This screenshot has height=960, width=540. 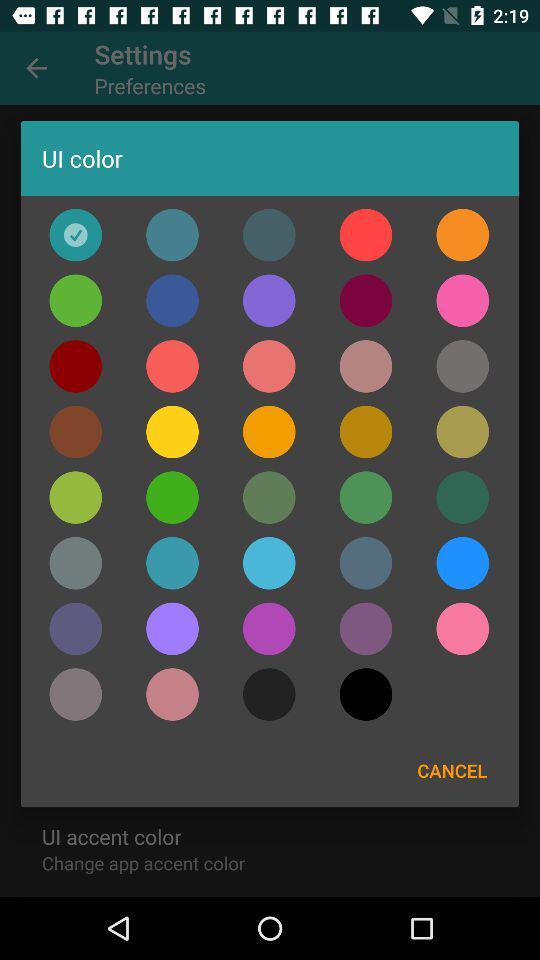 I want to click on choose ui color blue-grey, so click(x=365, y=563).